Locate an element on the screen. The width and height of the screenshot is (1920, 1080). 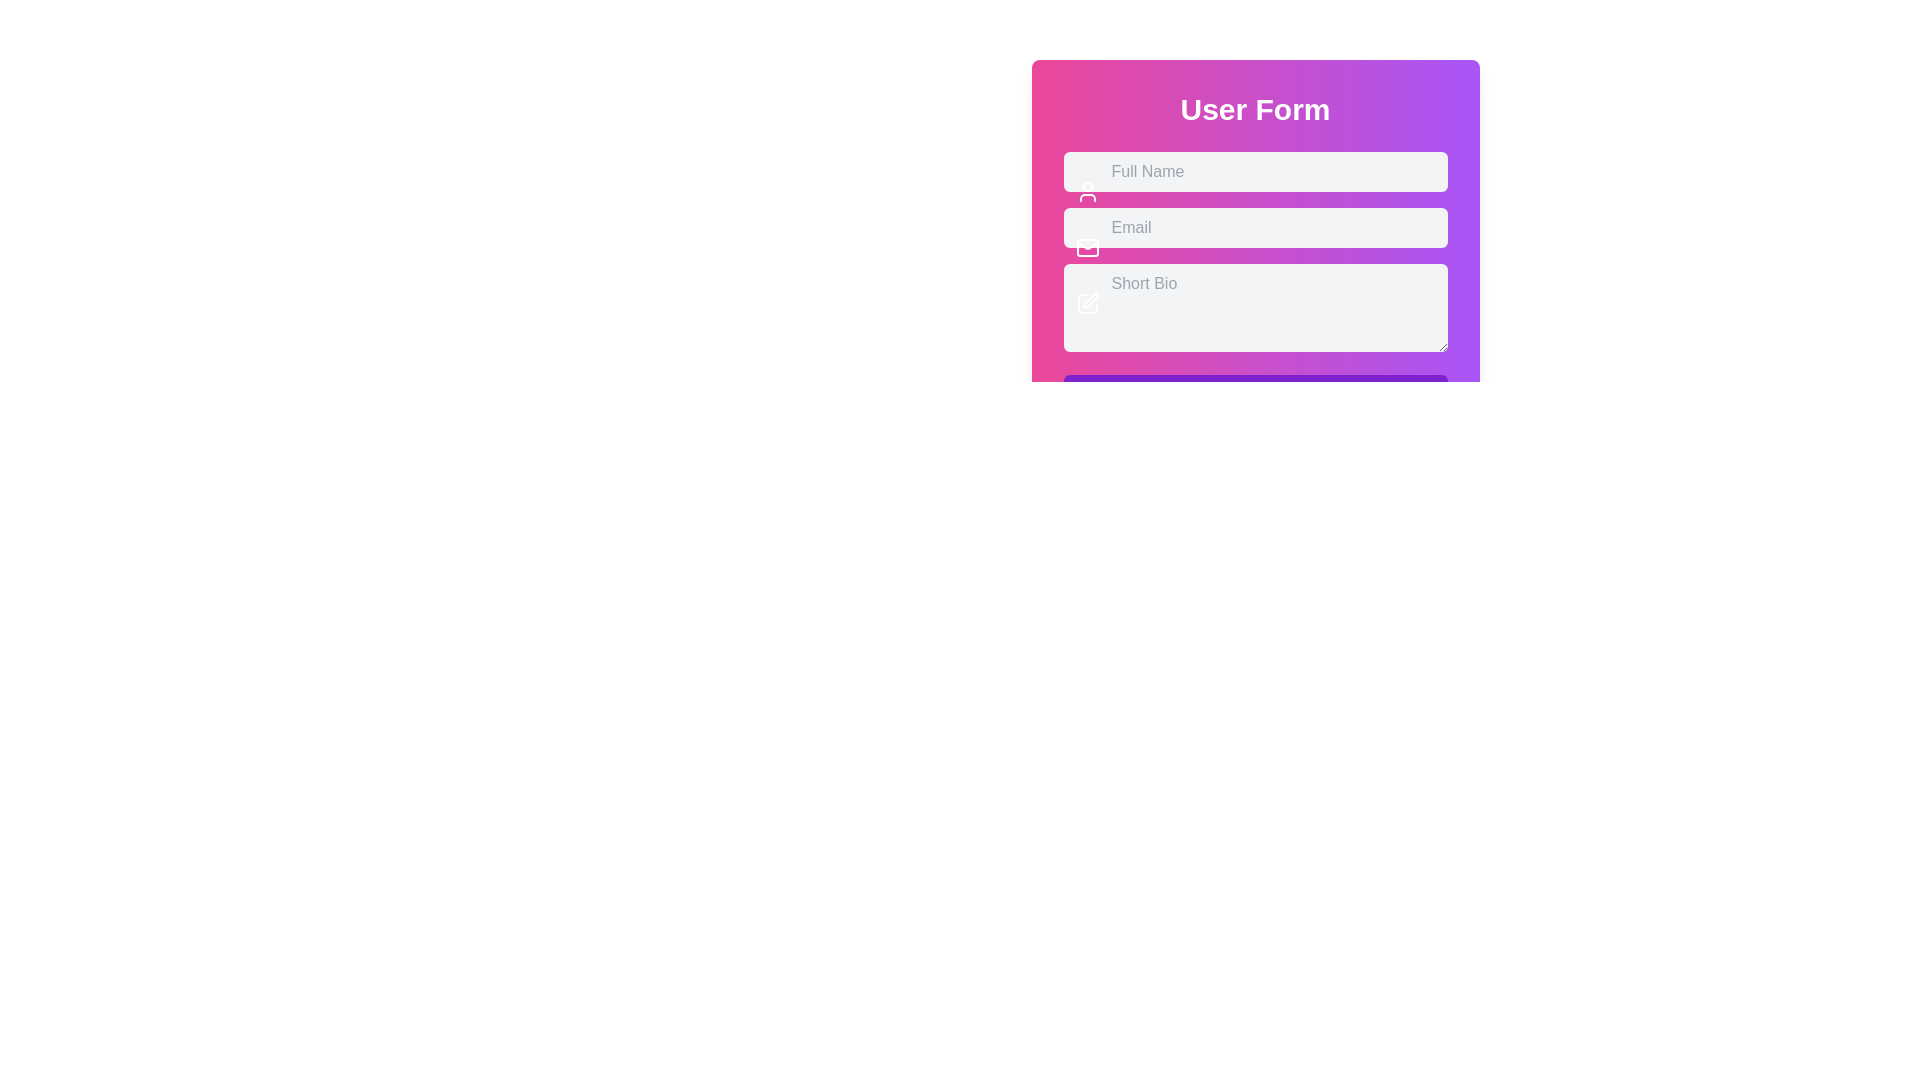
the Text Label at the top of the form, which serves as the title or header indicating its purpose to the user is located at coordinates (1254, 110).